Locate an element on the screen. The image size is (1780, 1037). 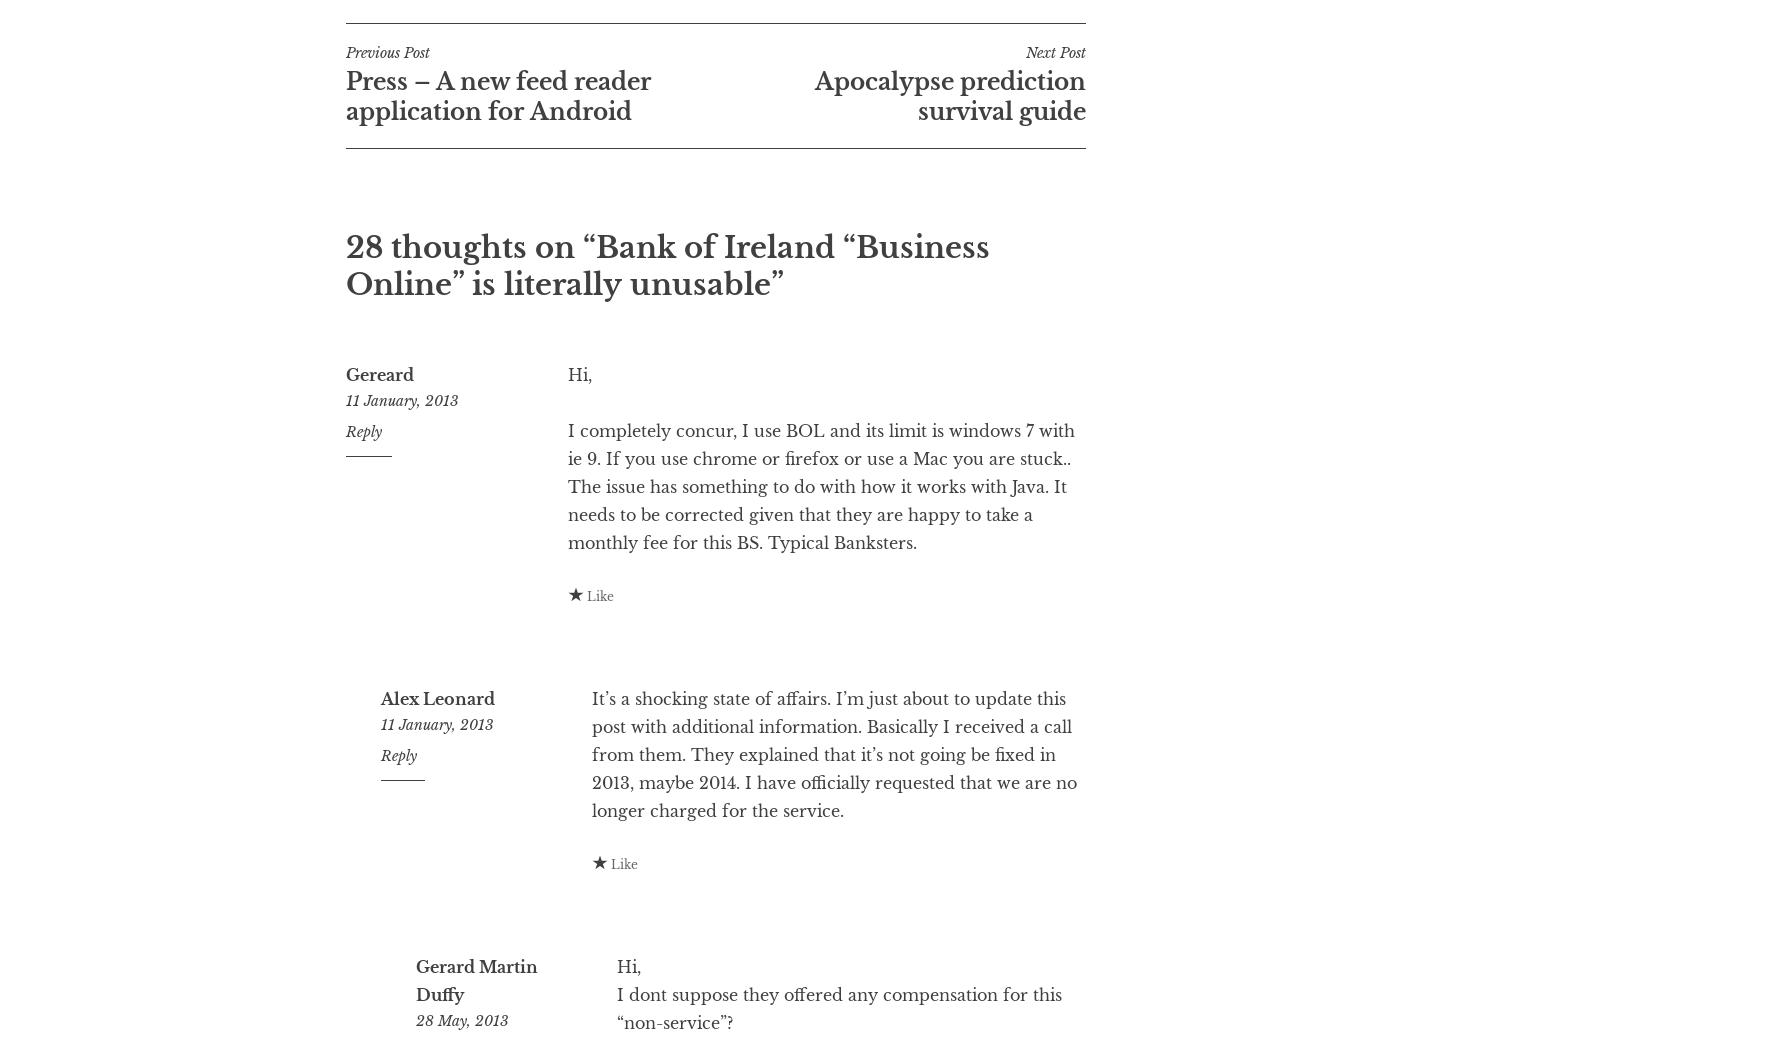
'work' is located at coordinates (660, 33).